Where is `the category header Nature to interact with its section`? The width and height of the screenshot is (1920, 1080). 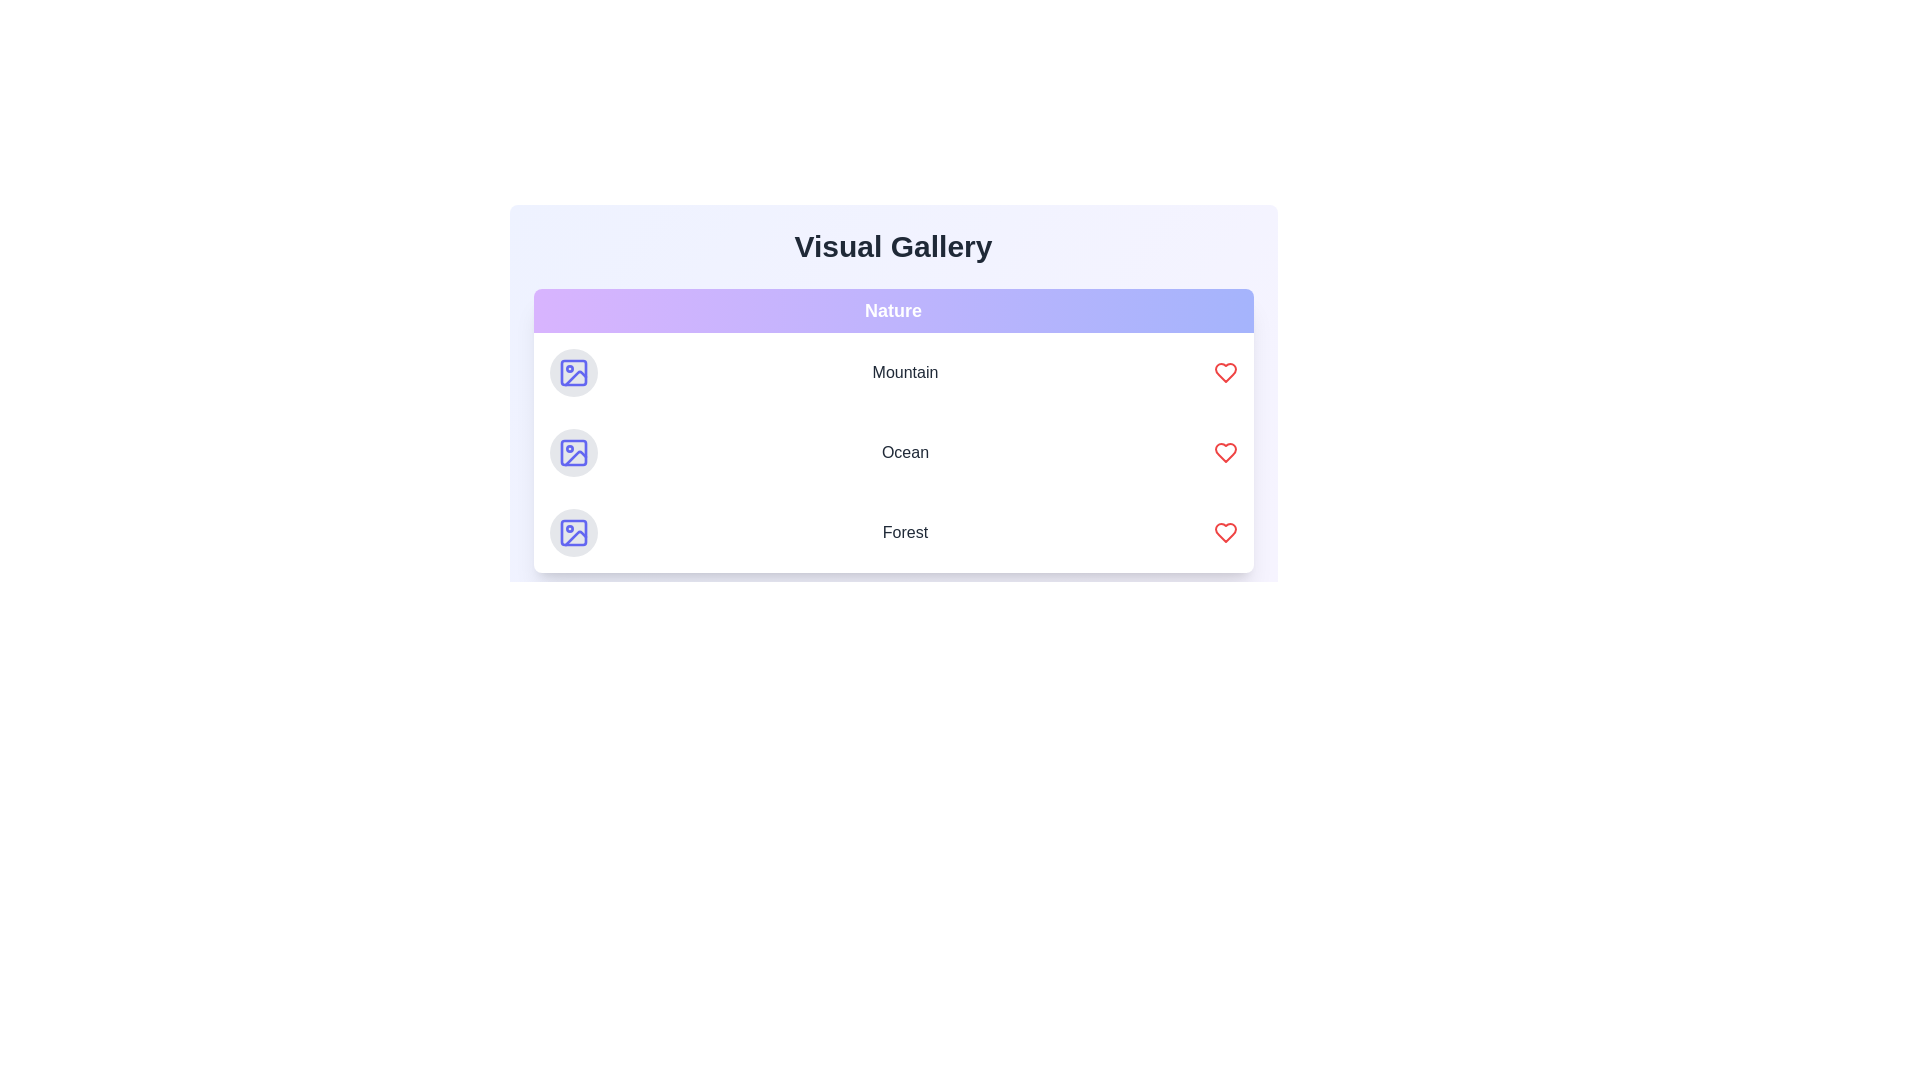 the category header Nature to interact with its section is located at coordinates (892, 311).